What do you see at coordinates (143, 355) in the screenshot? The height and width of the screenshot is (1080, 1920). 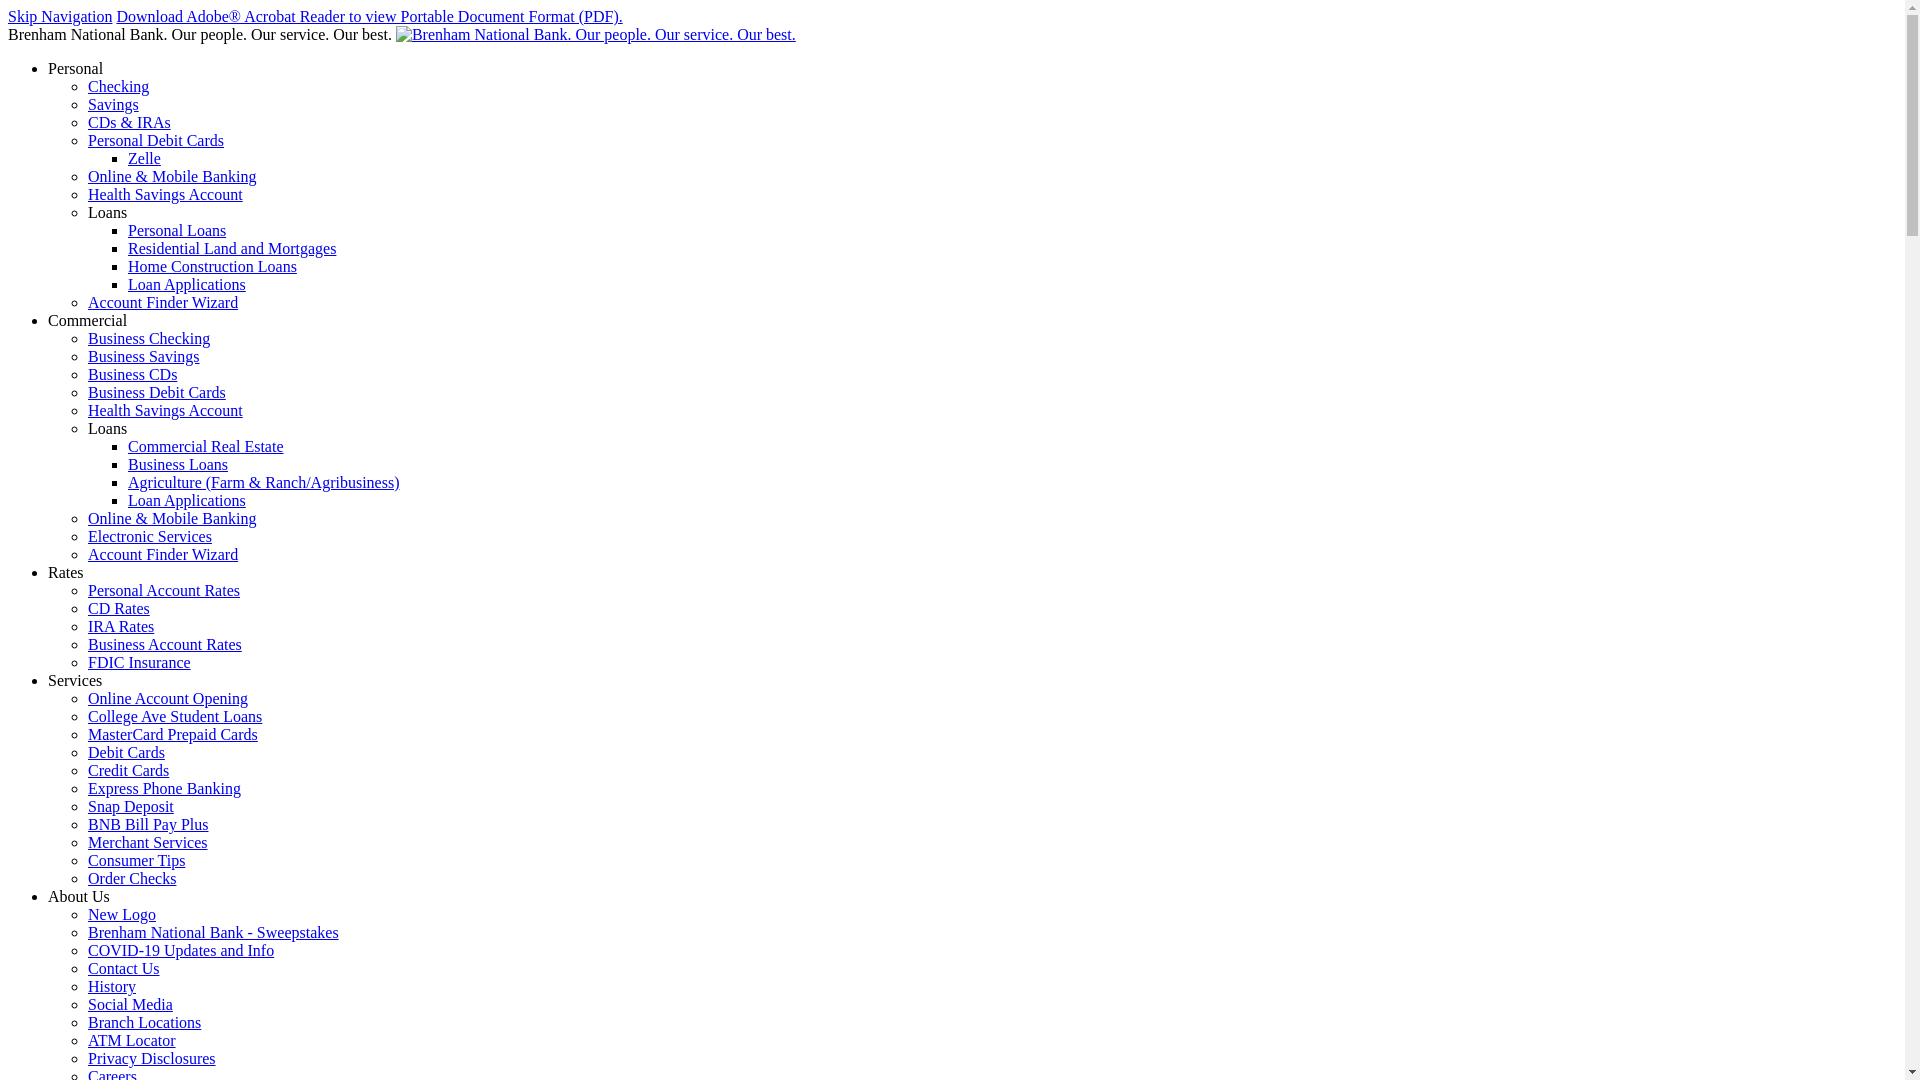 I see `'Business Savings'` at bounding box center [143, 355].